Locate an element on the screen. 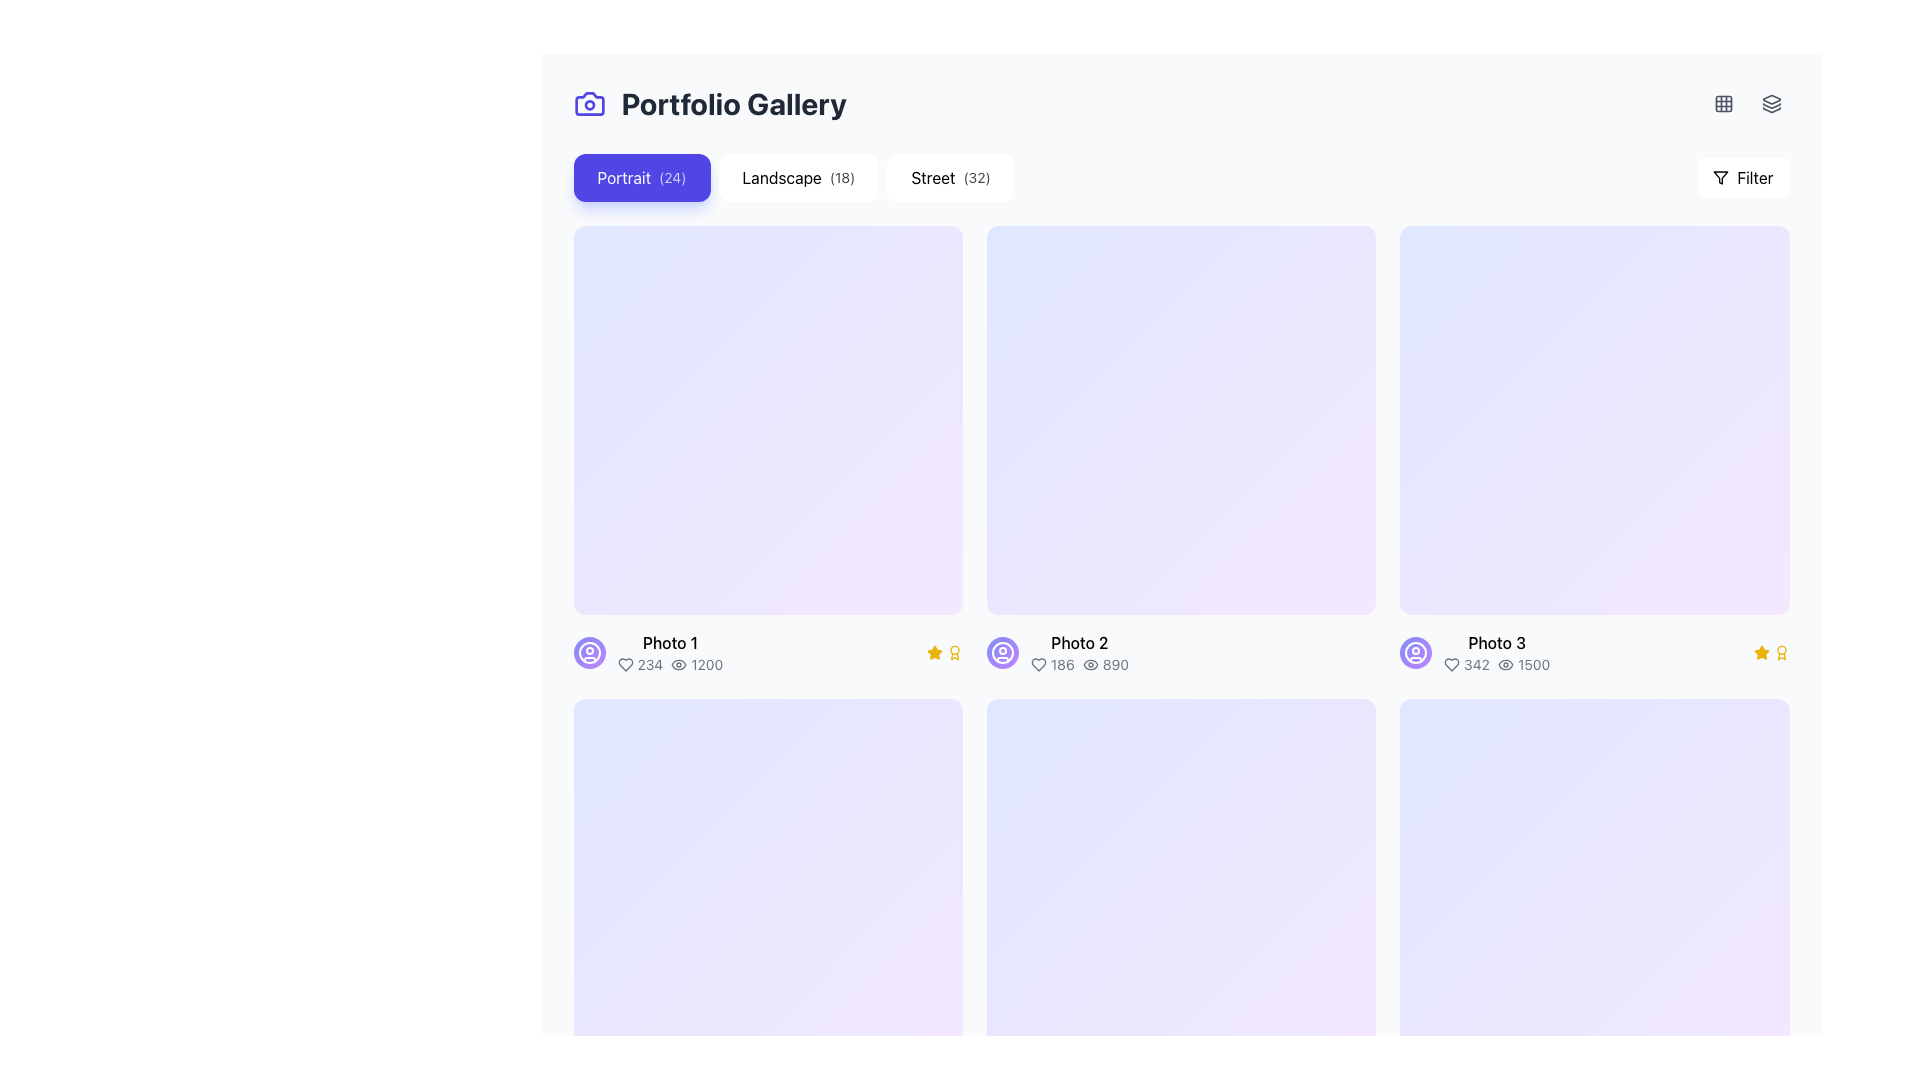 The height and width of the screenshot is (1080, 1920). the count displayed next to the 'Portrait' label, which indicates the number of items associated with it is located at coordinates (672, 176).